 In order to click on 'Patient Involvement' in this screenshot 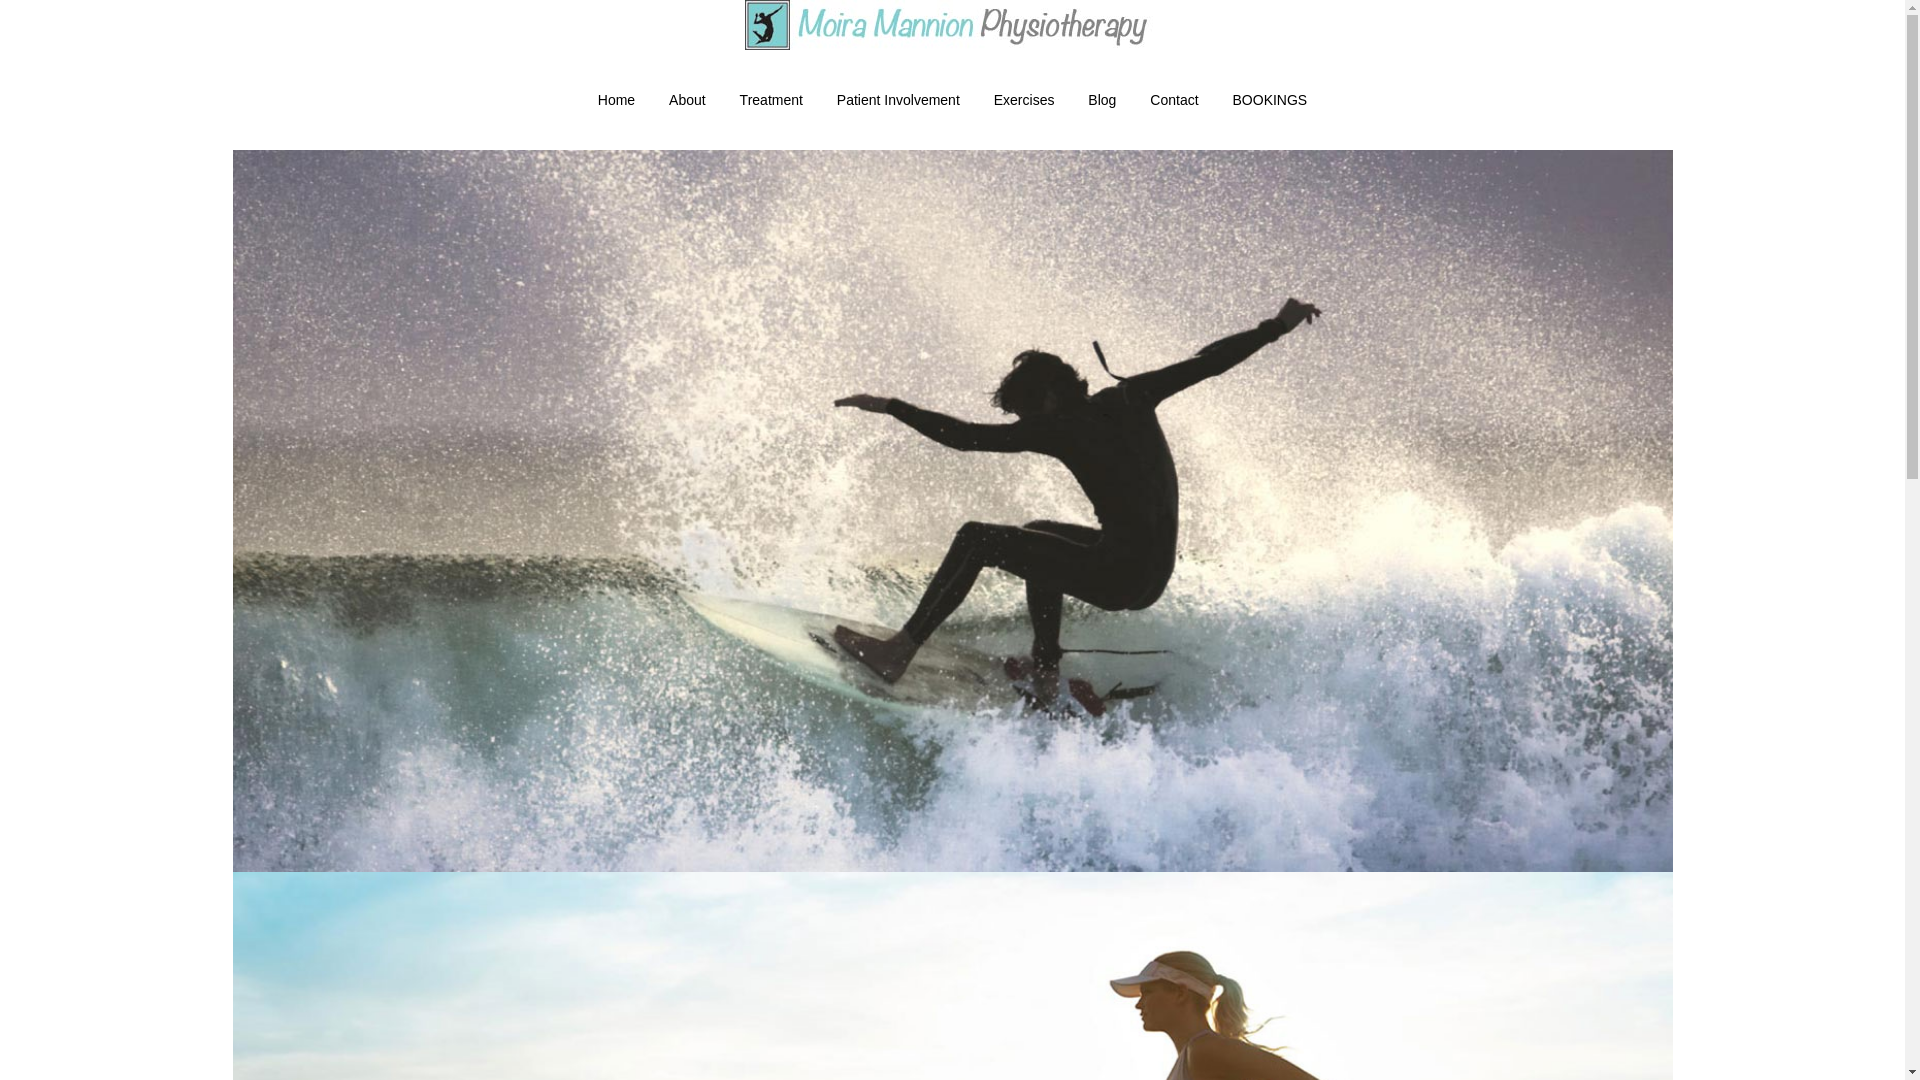, I will do `click(820, 100)`.